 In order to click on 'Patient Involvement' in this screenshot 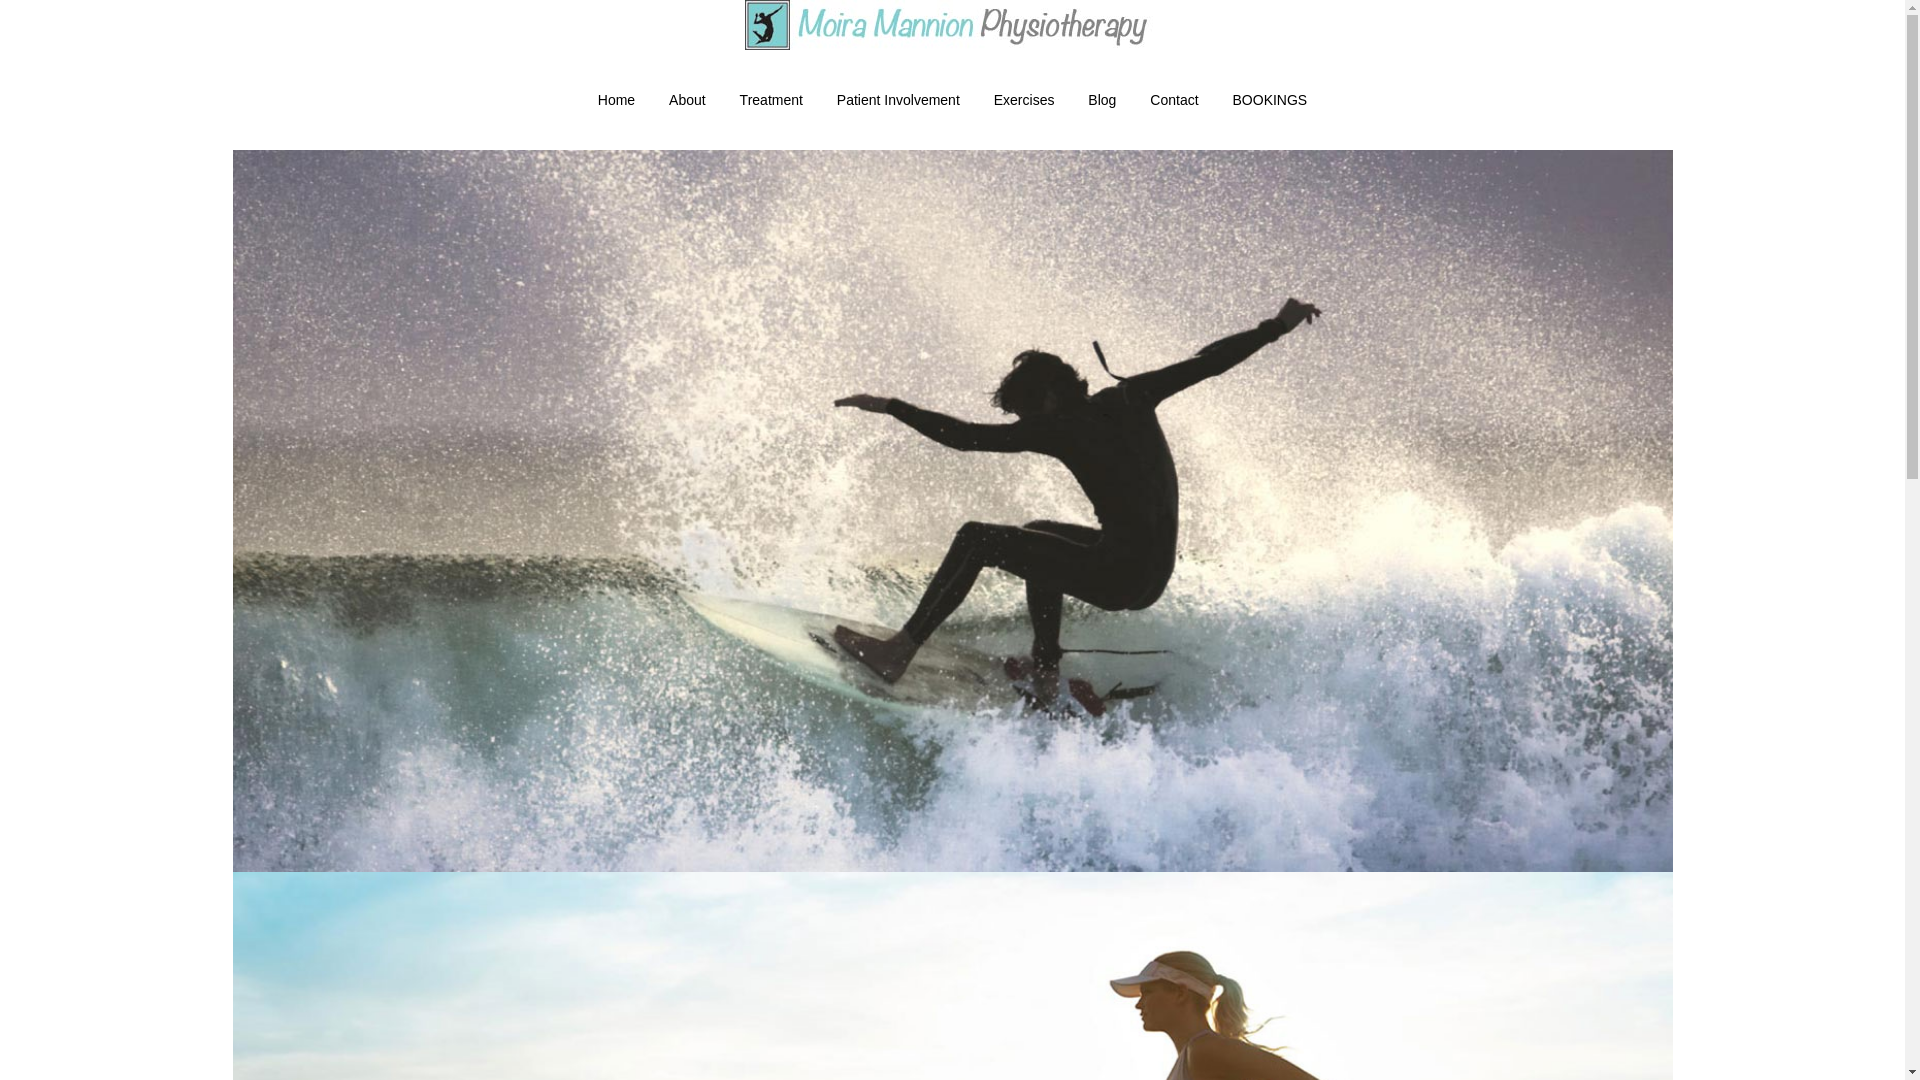, I will do `click(820, 100)`.